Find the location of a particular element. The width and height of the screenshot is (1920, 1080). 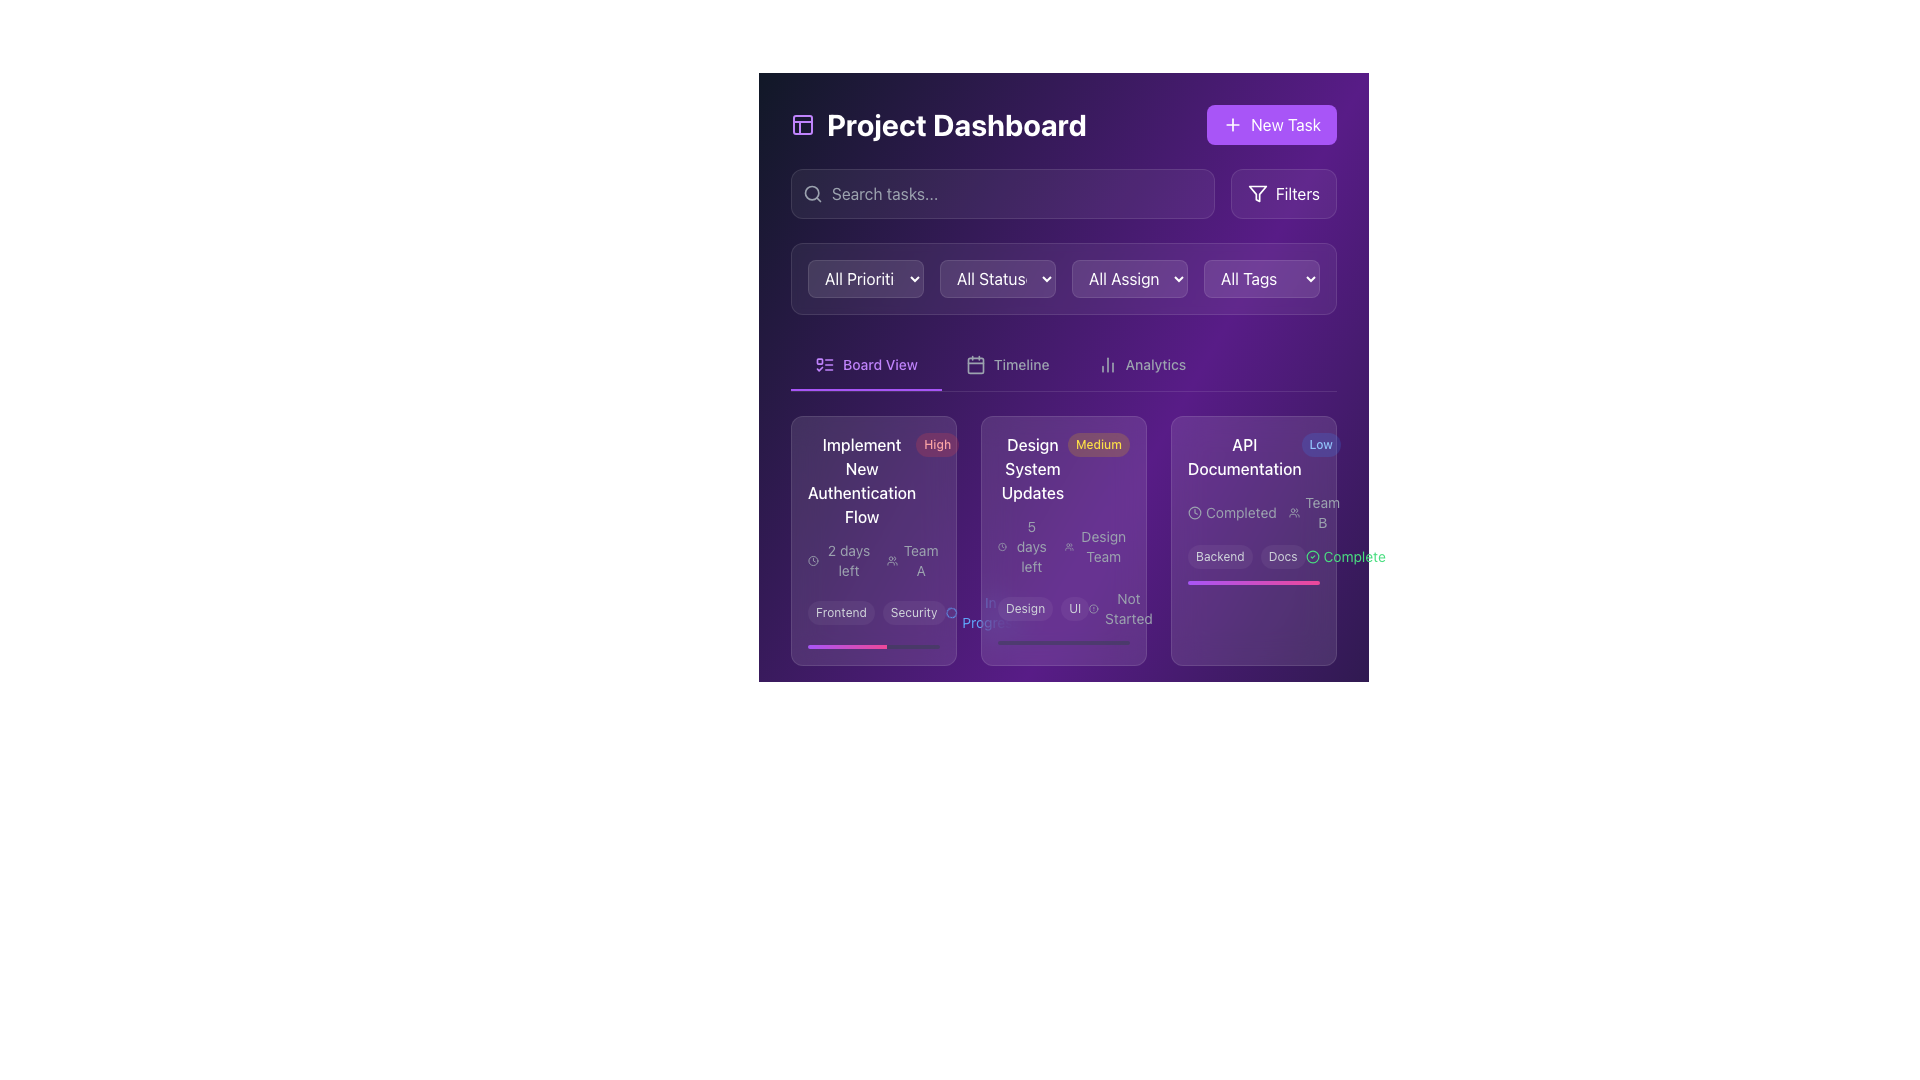

the small, stylized filter icon, which is a triangular funnel shape located inside the 'Filters' button at the top-right section of the interface is located at coordinates (1256, 193).